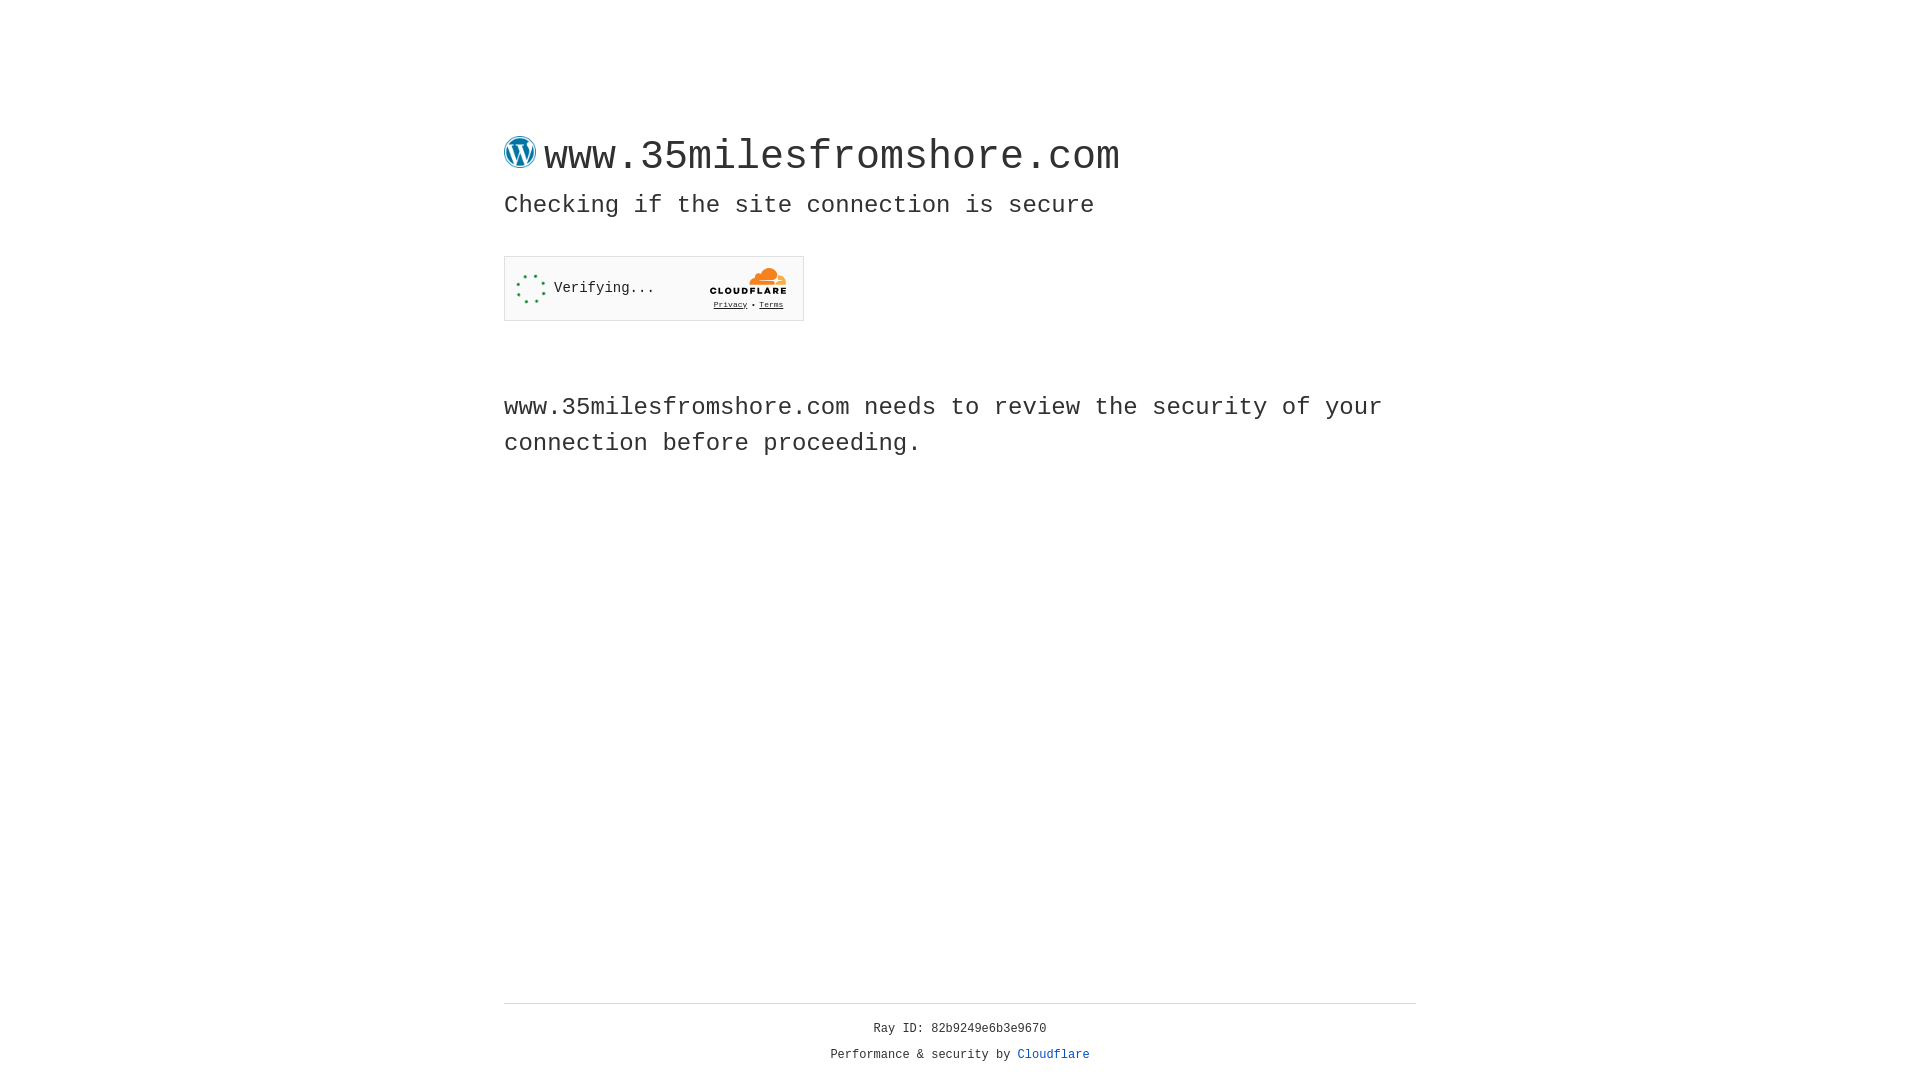 Image resolution: width=1920 pixels, height=1080 pixels. Describe the element at coordinates (1053, 1054) in the screenshot. I see `'Cloudflare'` at that location.